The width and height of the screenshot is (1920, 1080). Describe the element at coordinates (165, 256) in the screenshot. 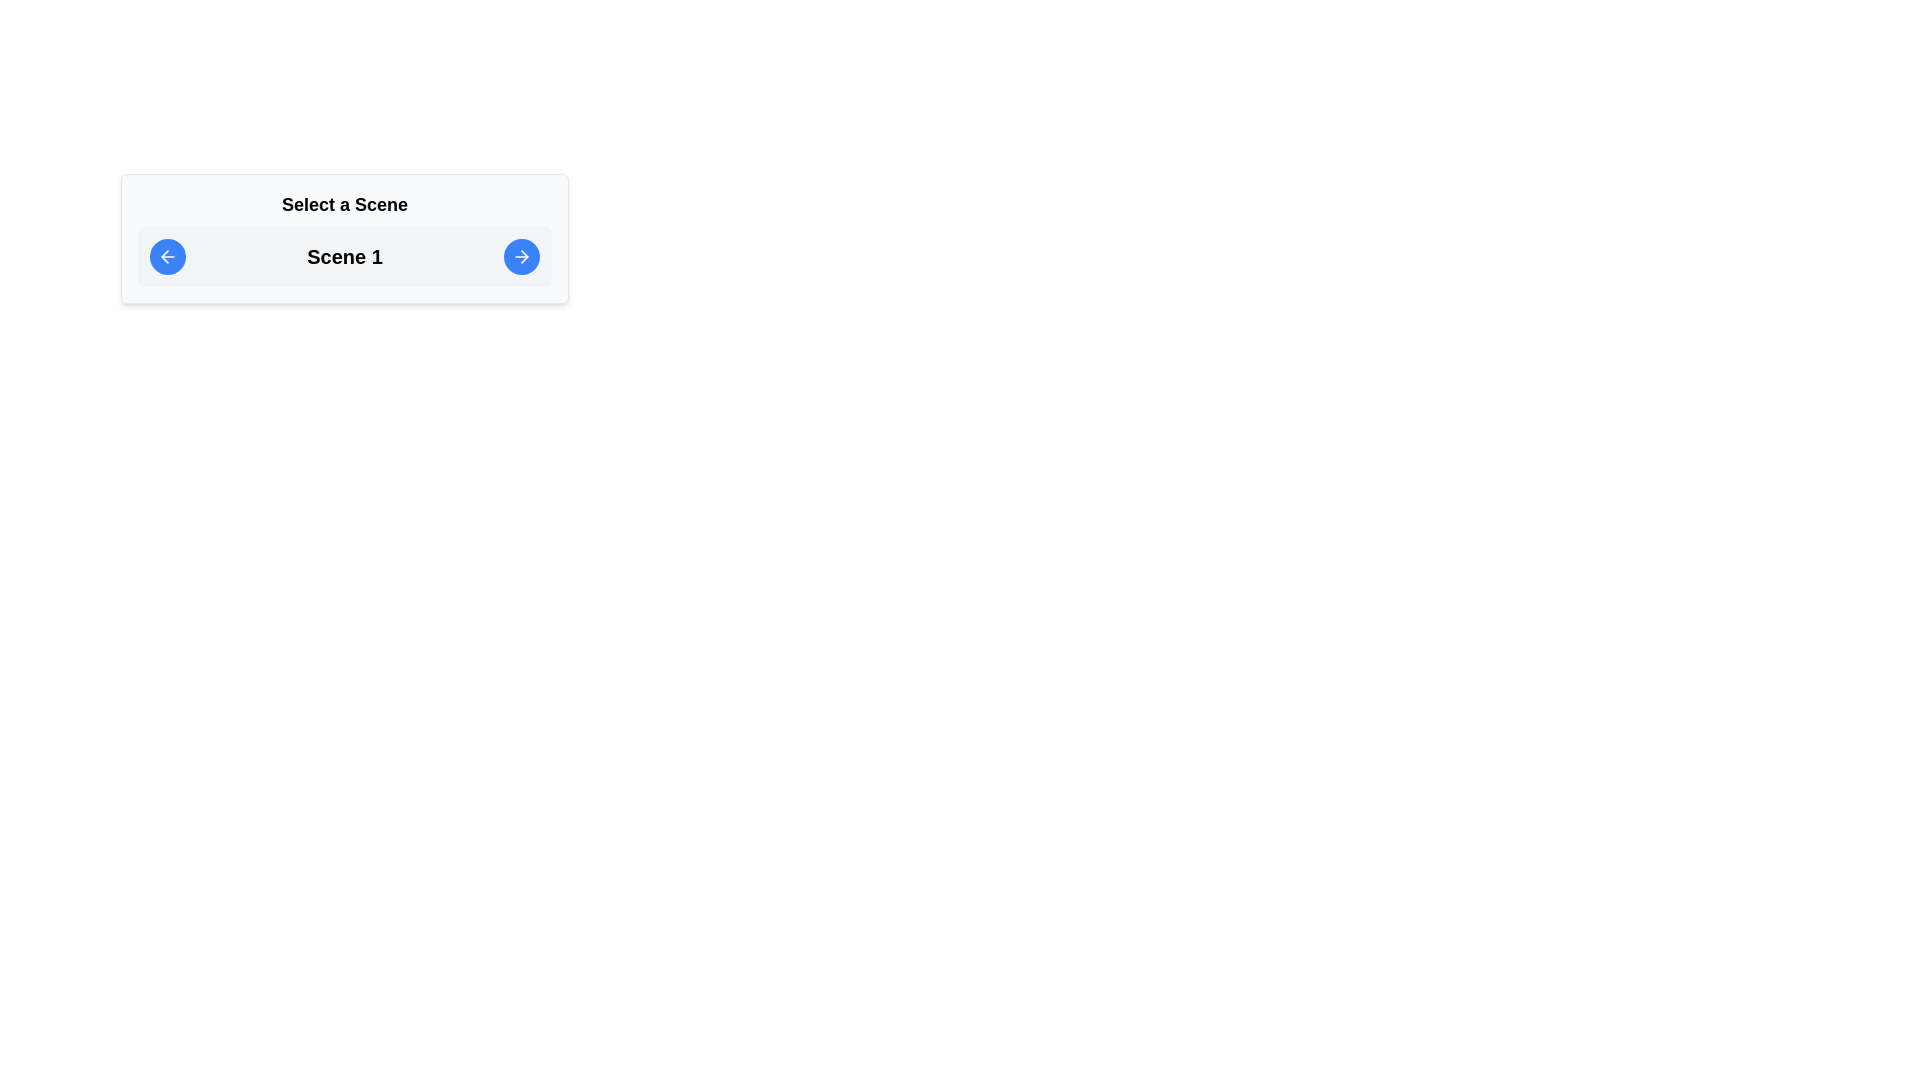

I see `the left-pointing arrow graphical icon located within the left-most circular button of a horizontal layout containing two circular buttons and a white rectangle labeled 'Scene 1'` at that location.